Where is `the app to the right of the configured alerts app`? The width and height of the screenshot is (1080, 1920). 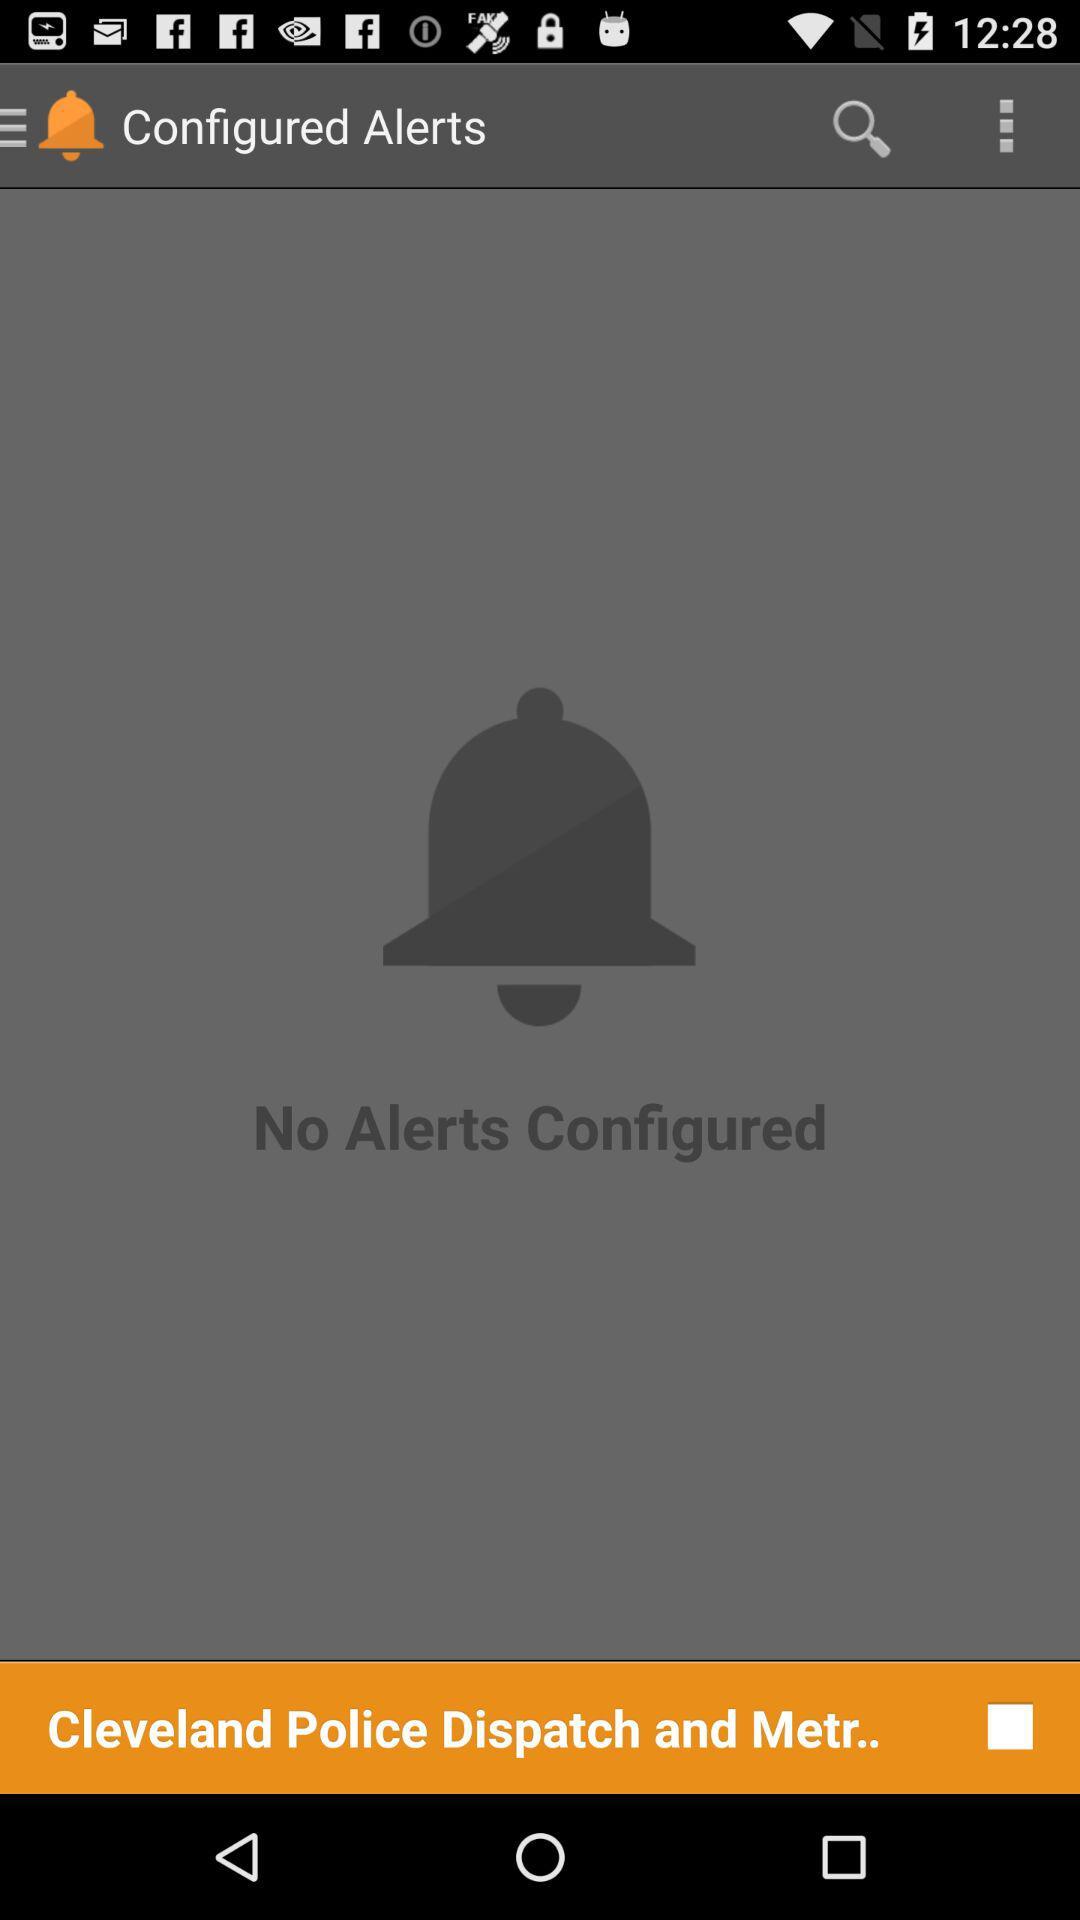
the app to the right of the configured alerts app is located at coordinates (858, 124).